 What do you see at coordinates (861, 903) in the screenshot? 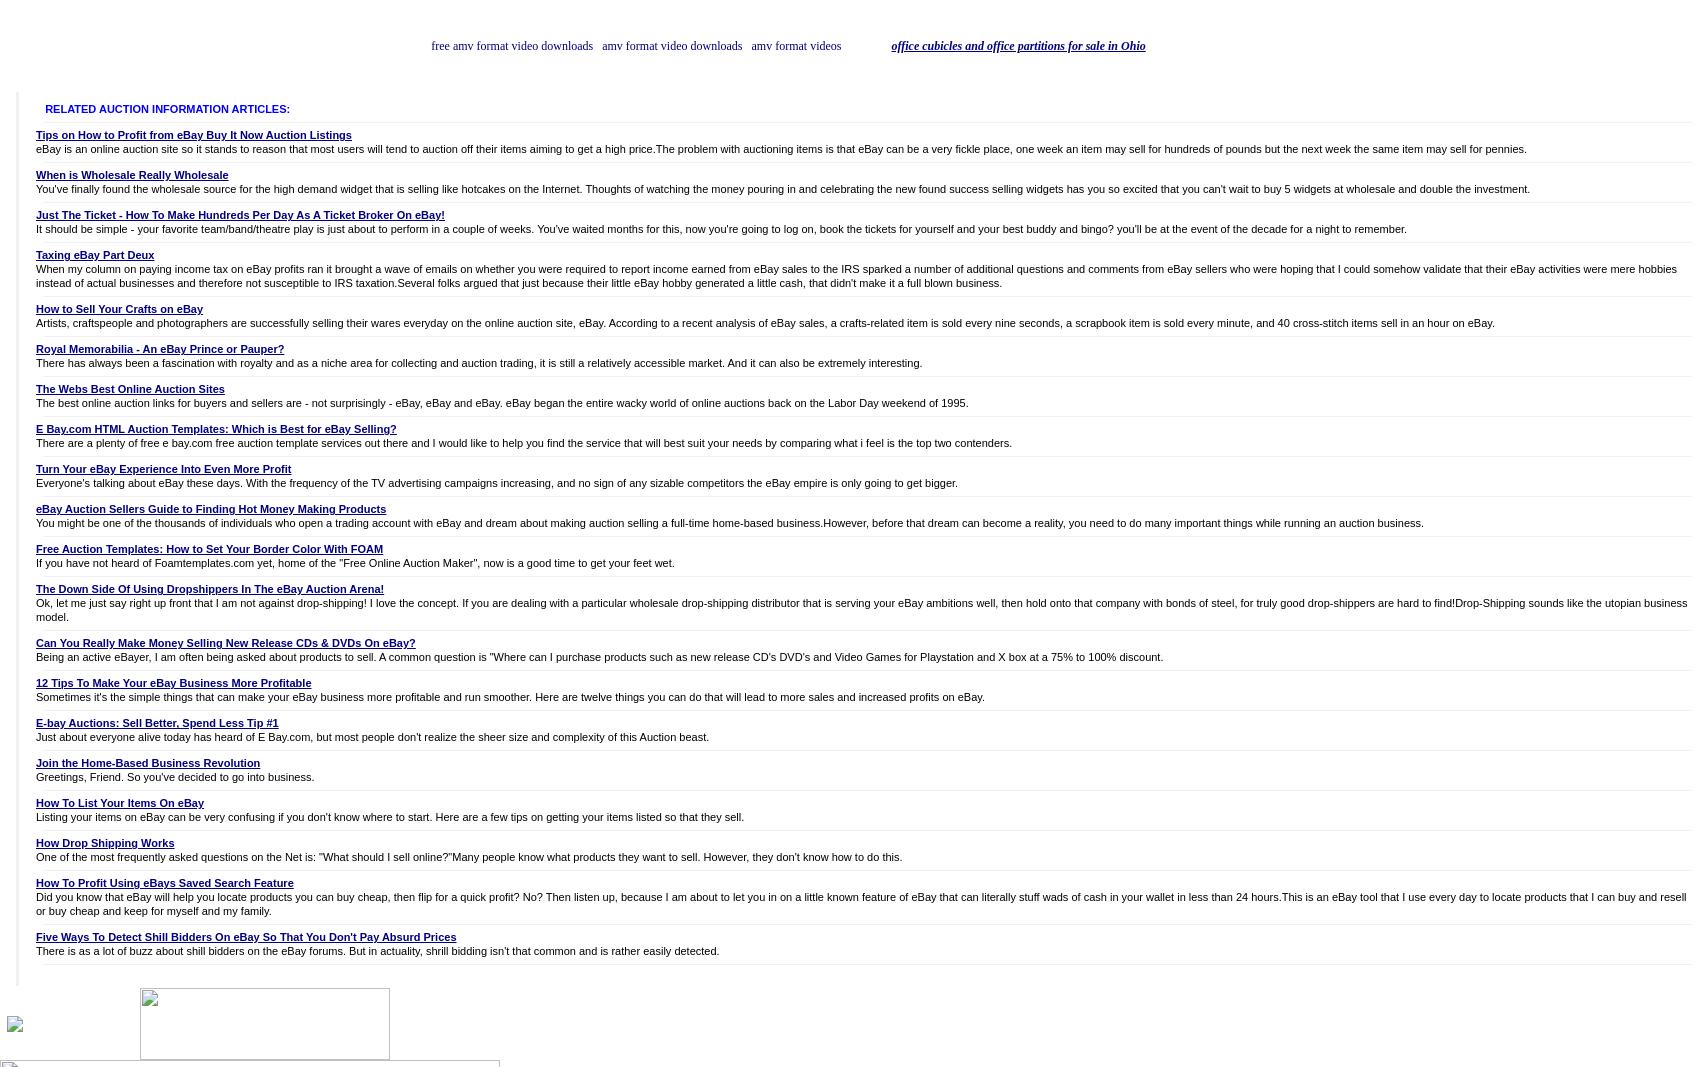
I see `'Did you know that eBay will help you locate products you
        can buy cheap, then flip for a quick profit? No? Then
        listen up, because I am about to let you in on a little
        known feature of eBay that can literally stuff wads of cash
        in your wallet in less than 24 hours.This is an eBay tool
        that I use every day to locate products that I can buy and
        resell or buy cheap and keep for myself and my family.'` at bounding box center [861, 903].